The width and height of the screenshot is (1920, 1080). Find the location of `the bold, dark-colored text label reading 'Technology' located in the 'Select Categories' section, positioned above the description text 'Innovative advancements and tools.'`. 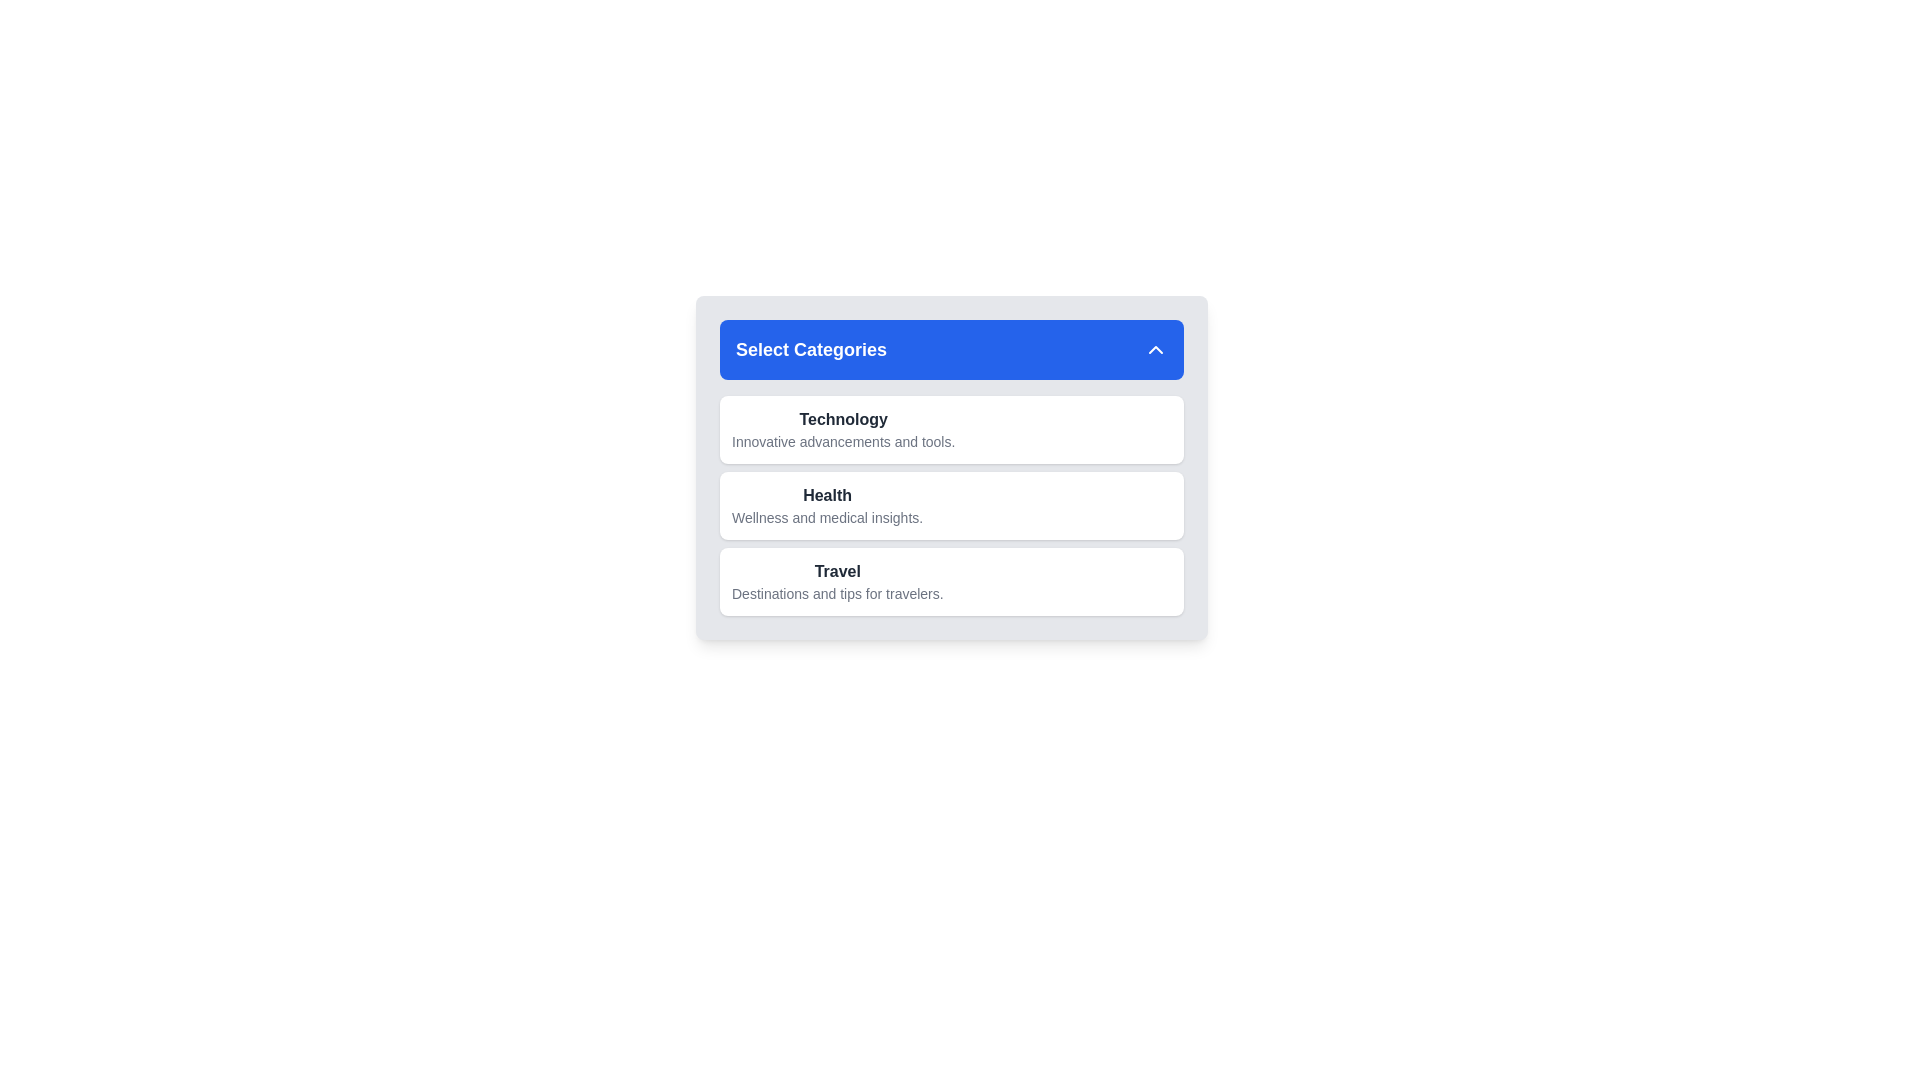

the bold, dark-colored text label reading 'Technology' located in the 'Select Categories' section, positioned above the description text 'Innovative advancements and tools.' is located at coordinates (843, 419).